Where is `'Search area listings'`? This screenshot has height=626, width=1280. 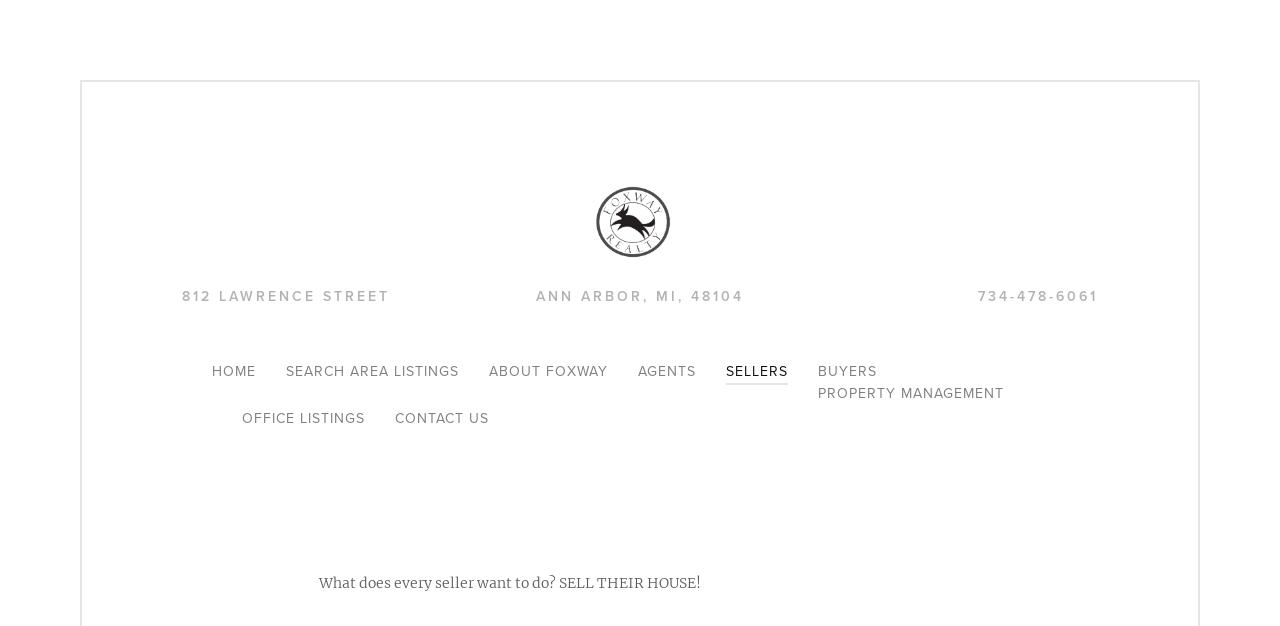 'Search area listings' is located at coordinates (284, 371).